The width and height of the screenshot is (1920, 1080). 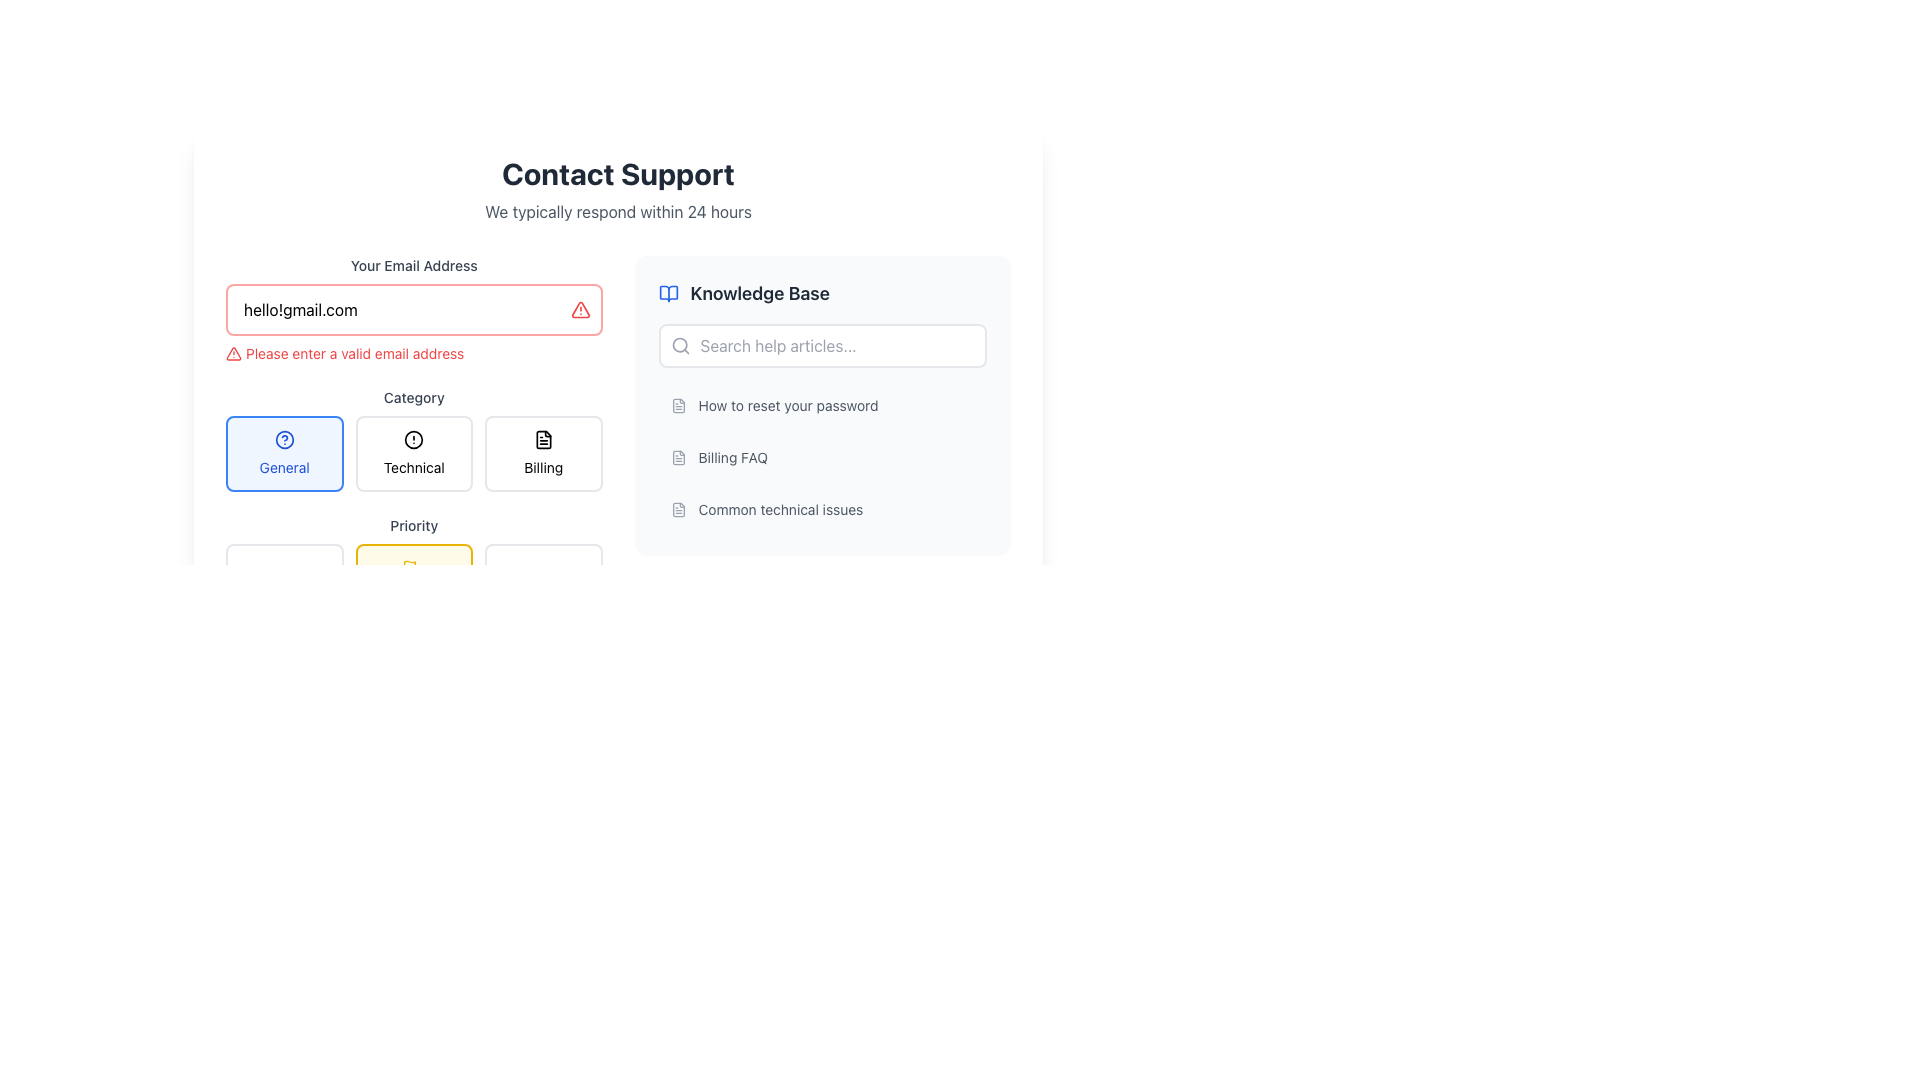 What do you see at coordinates (678, 508) in the screenshot?
I see `the document or file icon that is centrally placed within a rectangular region, adjacent to text elements, used for content categorization or identification` at bounding box center [678, 508].